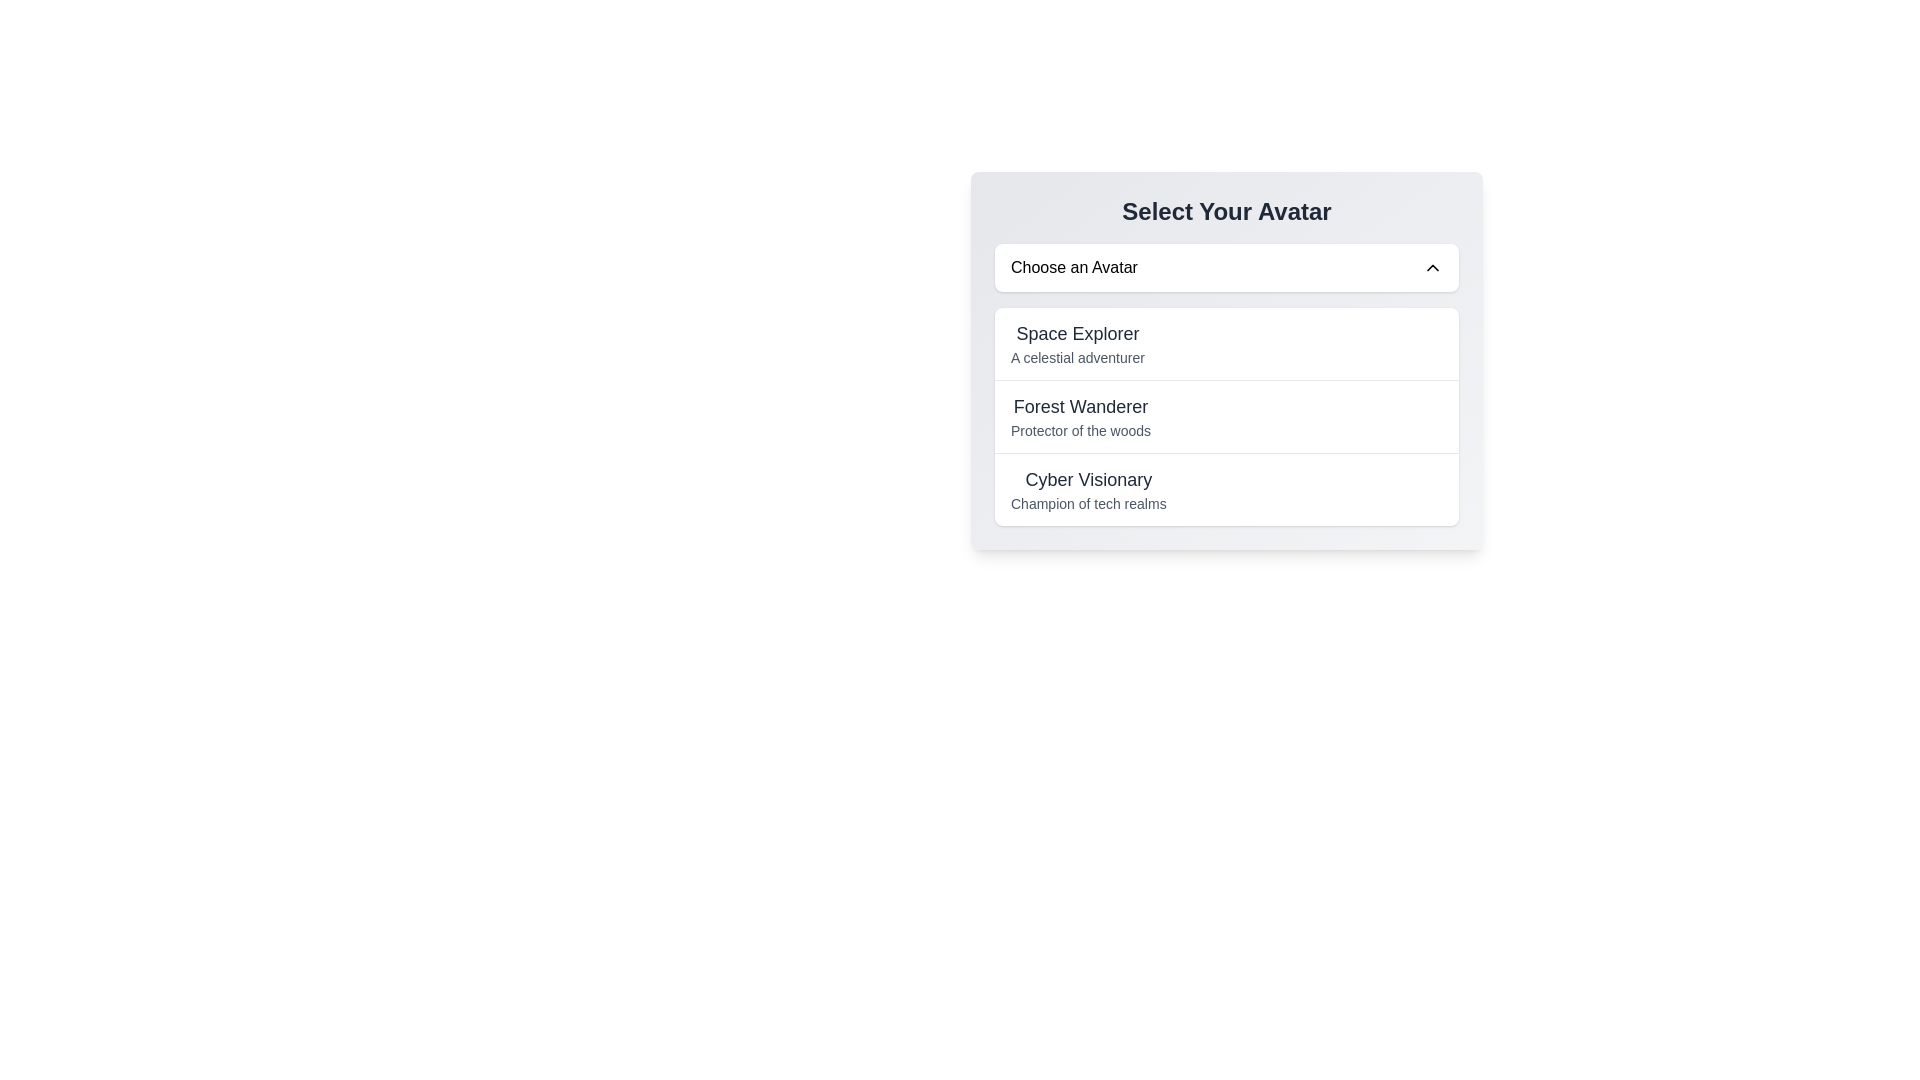 Image resolution: width=1920 pixels, height=1080 pixels. What do you see at coordinates (1087, 479) in the screenshot?
I see `text label 'Cyber Visionary', which is prominently displayed at the top of a two-line item in a dropdown menu interface` at bounding box center [1087, 479].